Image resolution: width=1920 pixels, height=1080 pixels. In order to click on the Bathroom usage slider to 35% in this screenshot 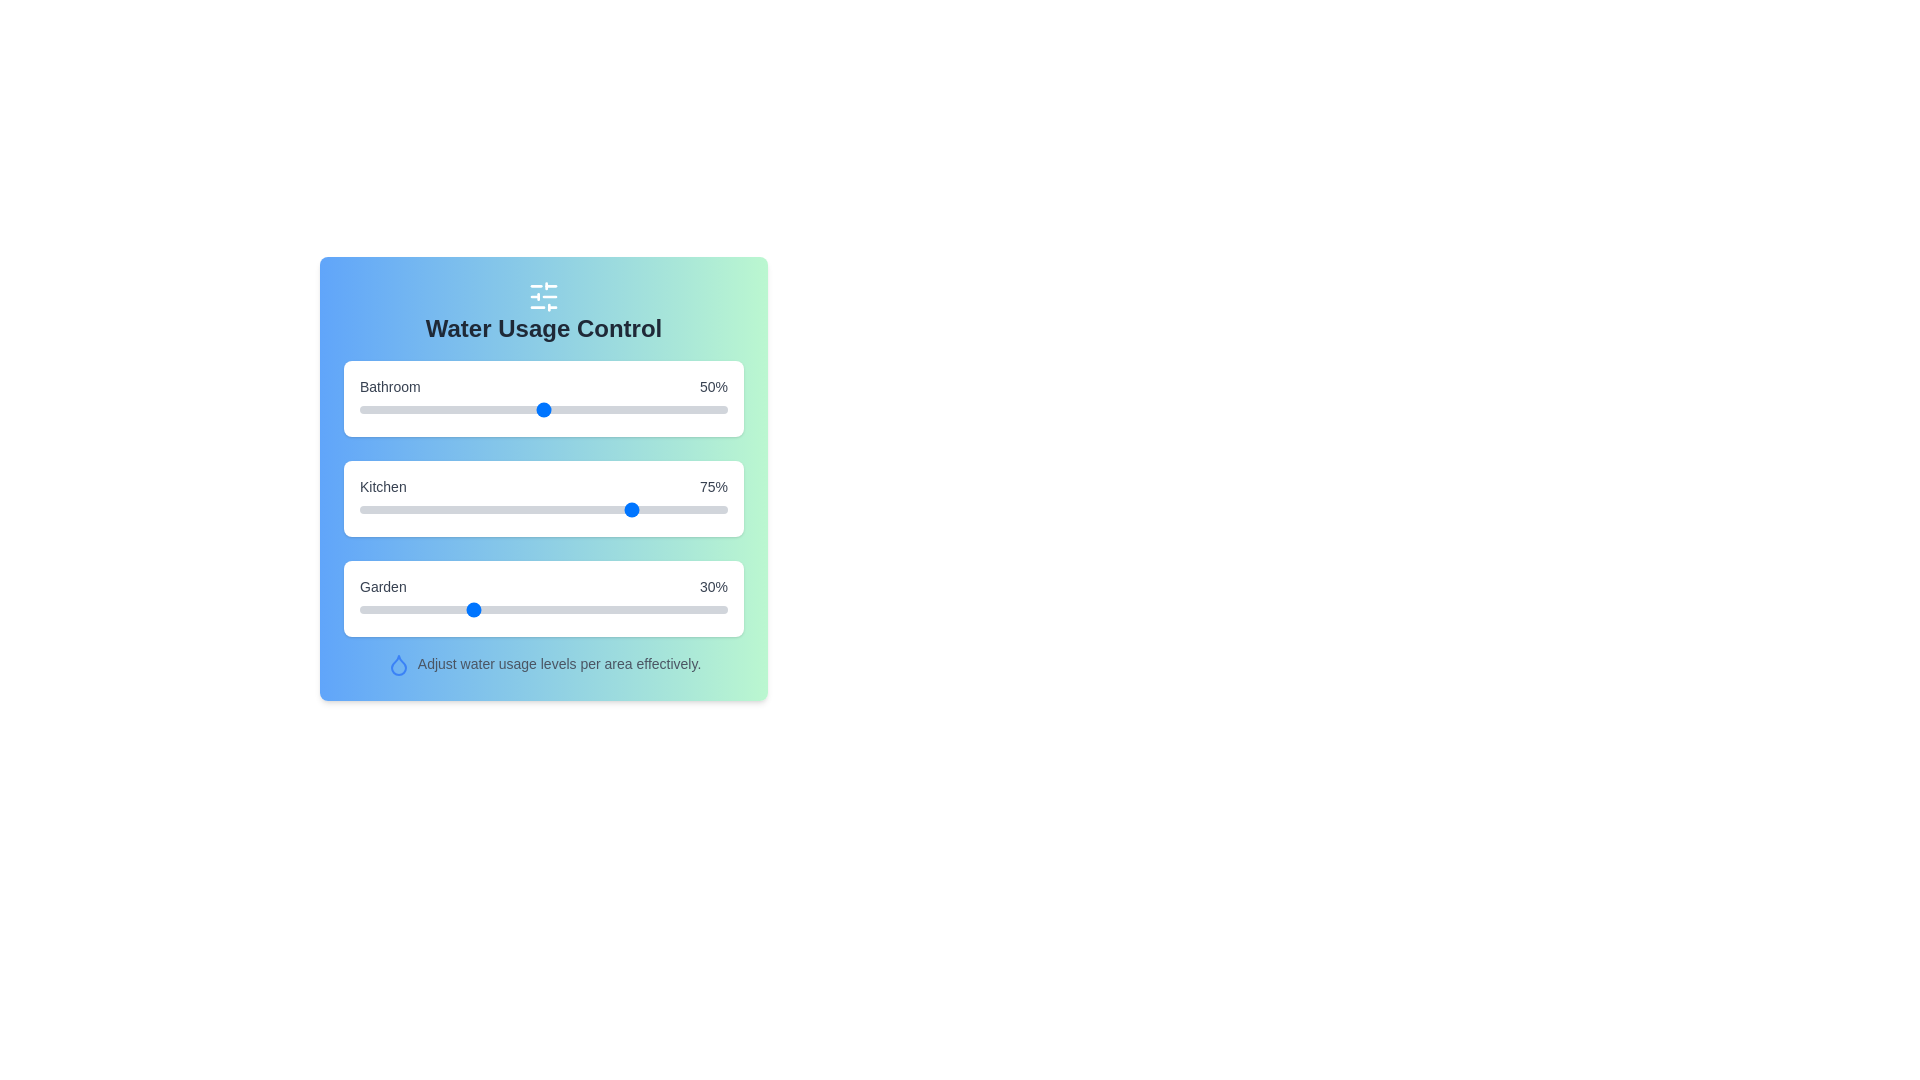, I will do `click(488, 408)`.